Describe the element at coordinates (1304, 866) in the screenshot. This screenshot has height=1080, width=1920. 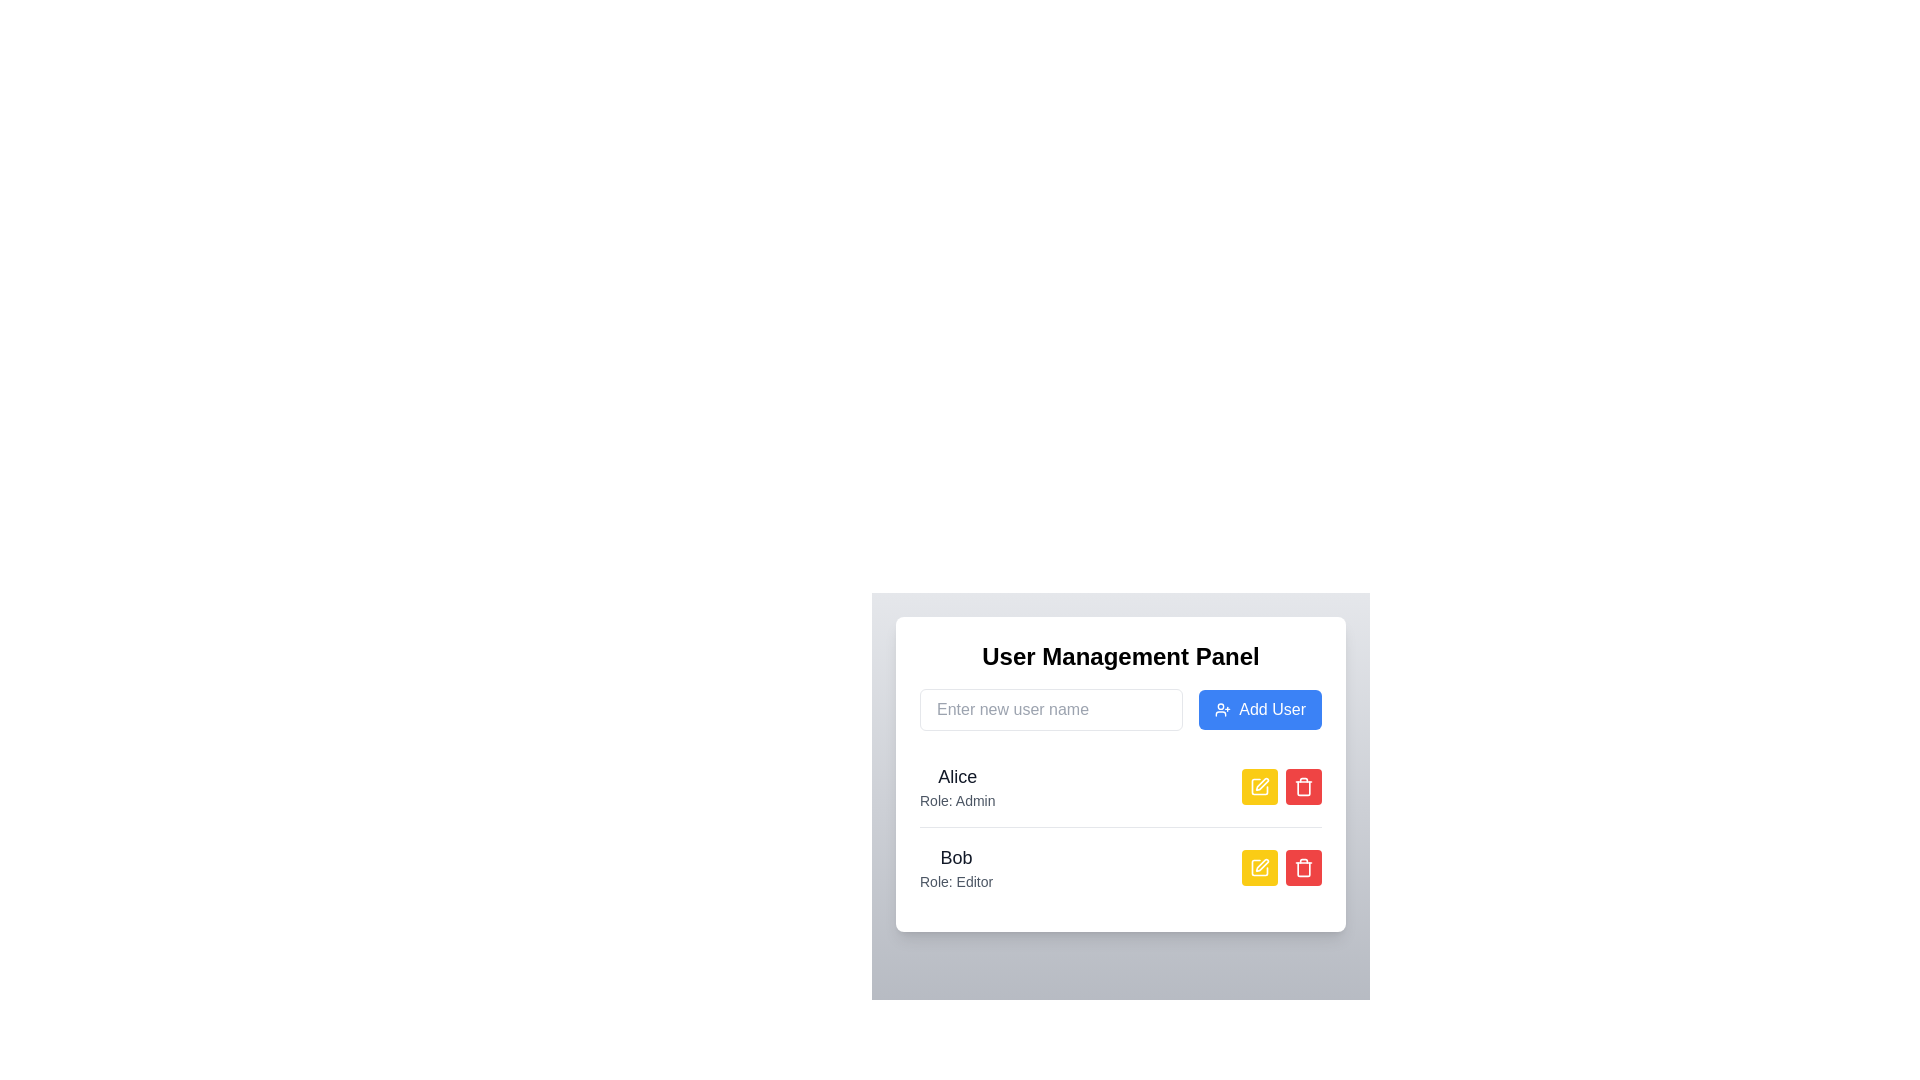
I see `the delete button located next to the user 'Bob' in the bottom row of the user list to observe any hover effect` at that location.